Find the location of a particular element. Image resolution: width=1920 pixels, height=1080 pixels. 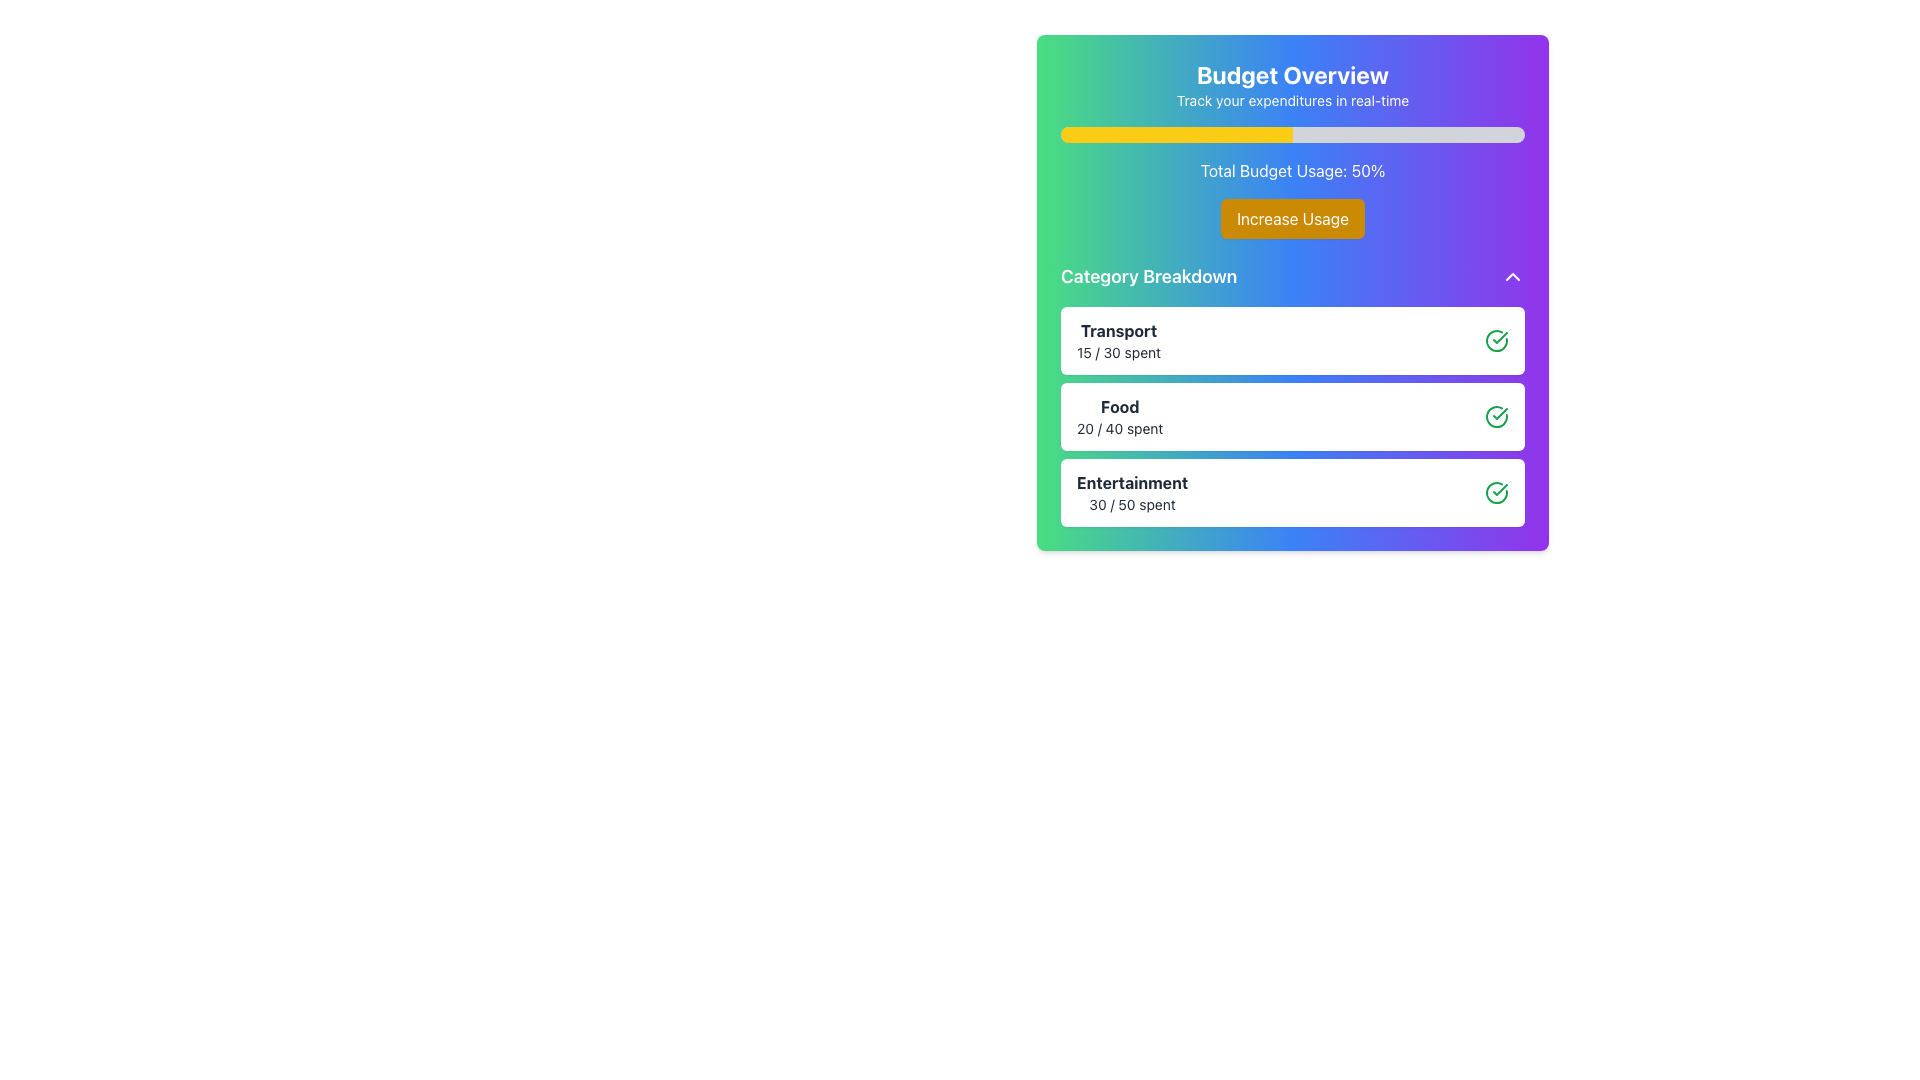

the second list item in the 'Category Breakdown' section that provides spending details for the 'Food' category is located at coordinates (1292, 394).